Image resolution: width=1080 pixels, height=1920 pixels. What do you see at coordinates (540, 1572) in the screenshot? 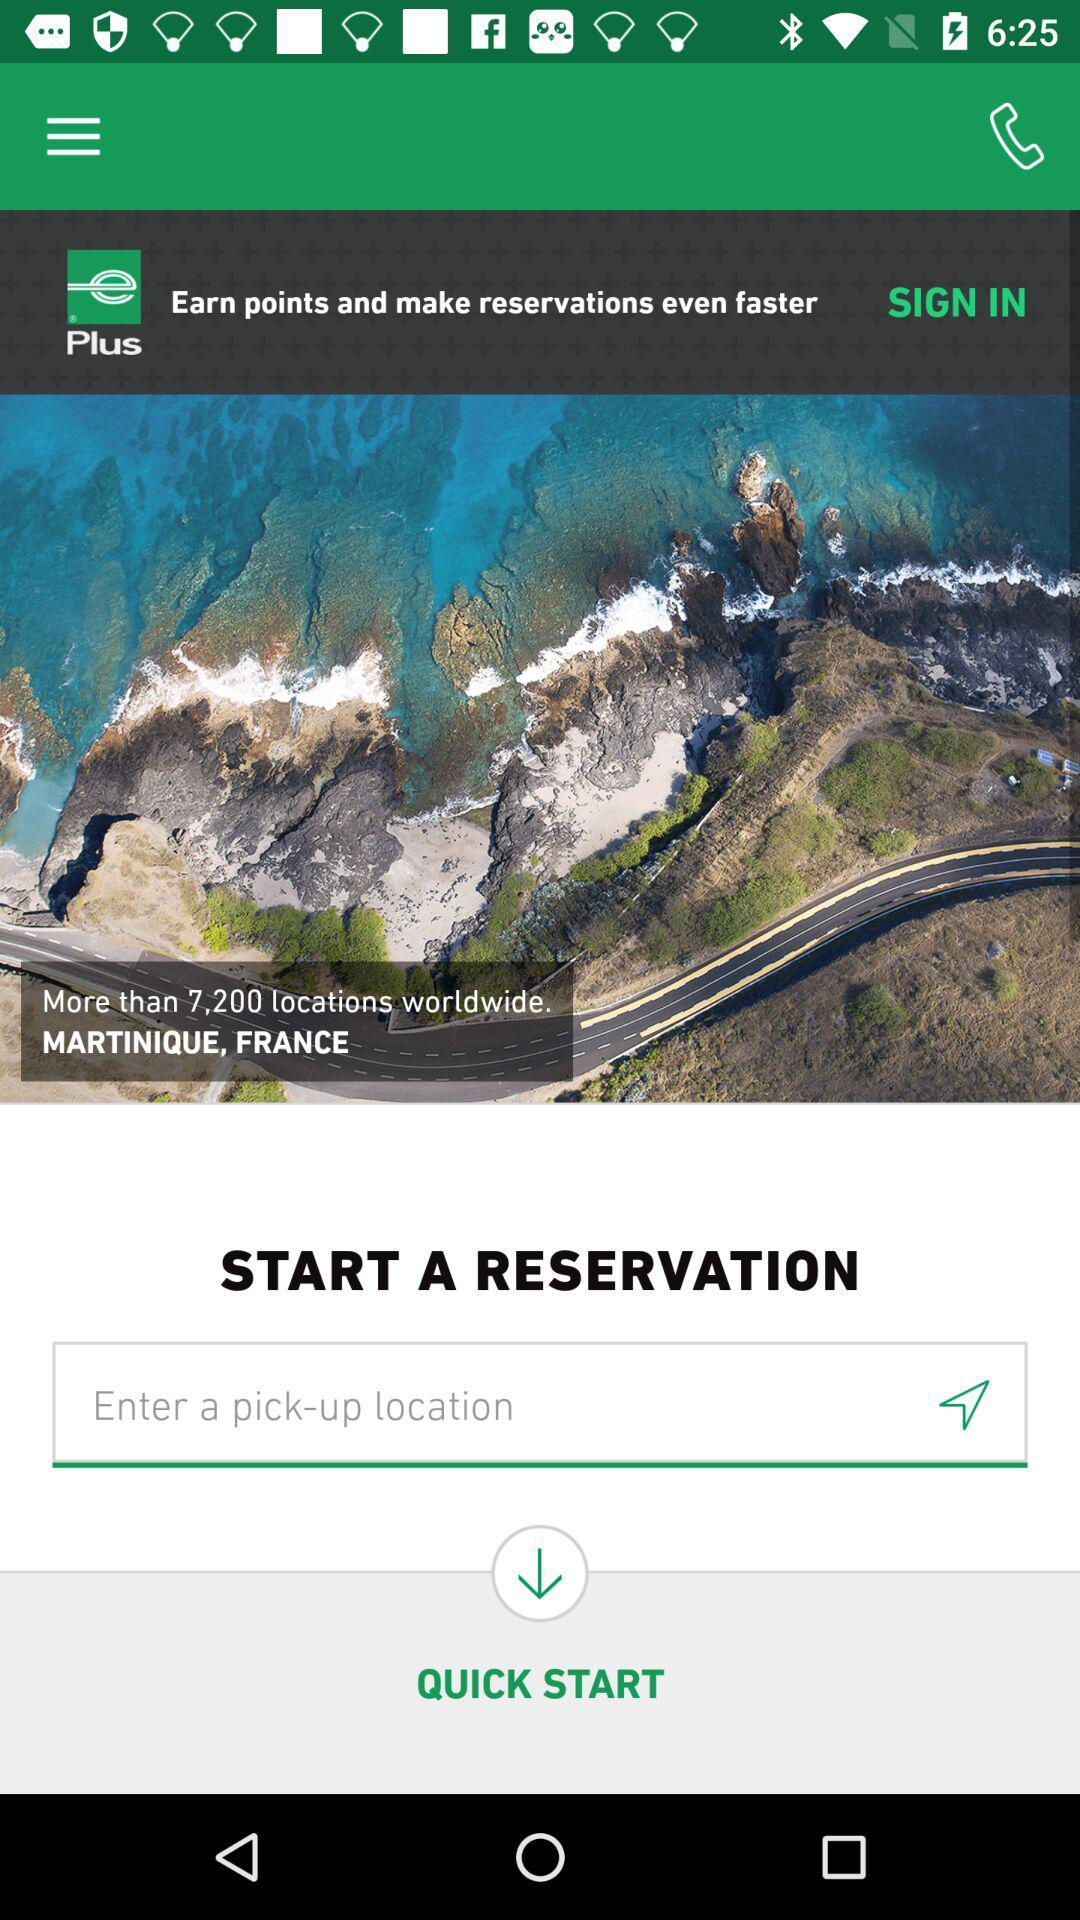
I see `the arrow_downward icon` at bounding box center [540, 1572].